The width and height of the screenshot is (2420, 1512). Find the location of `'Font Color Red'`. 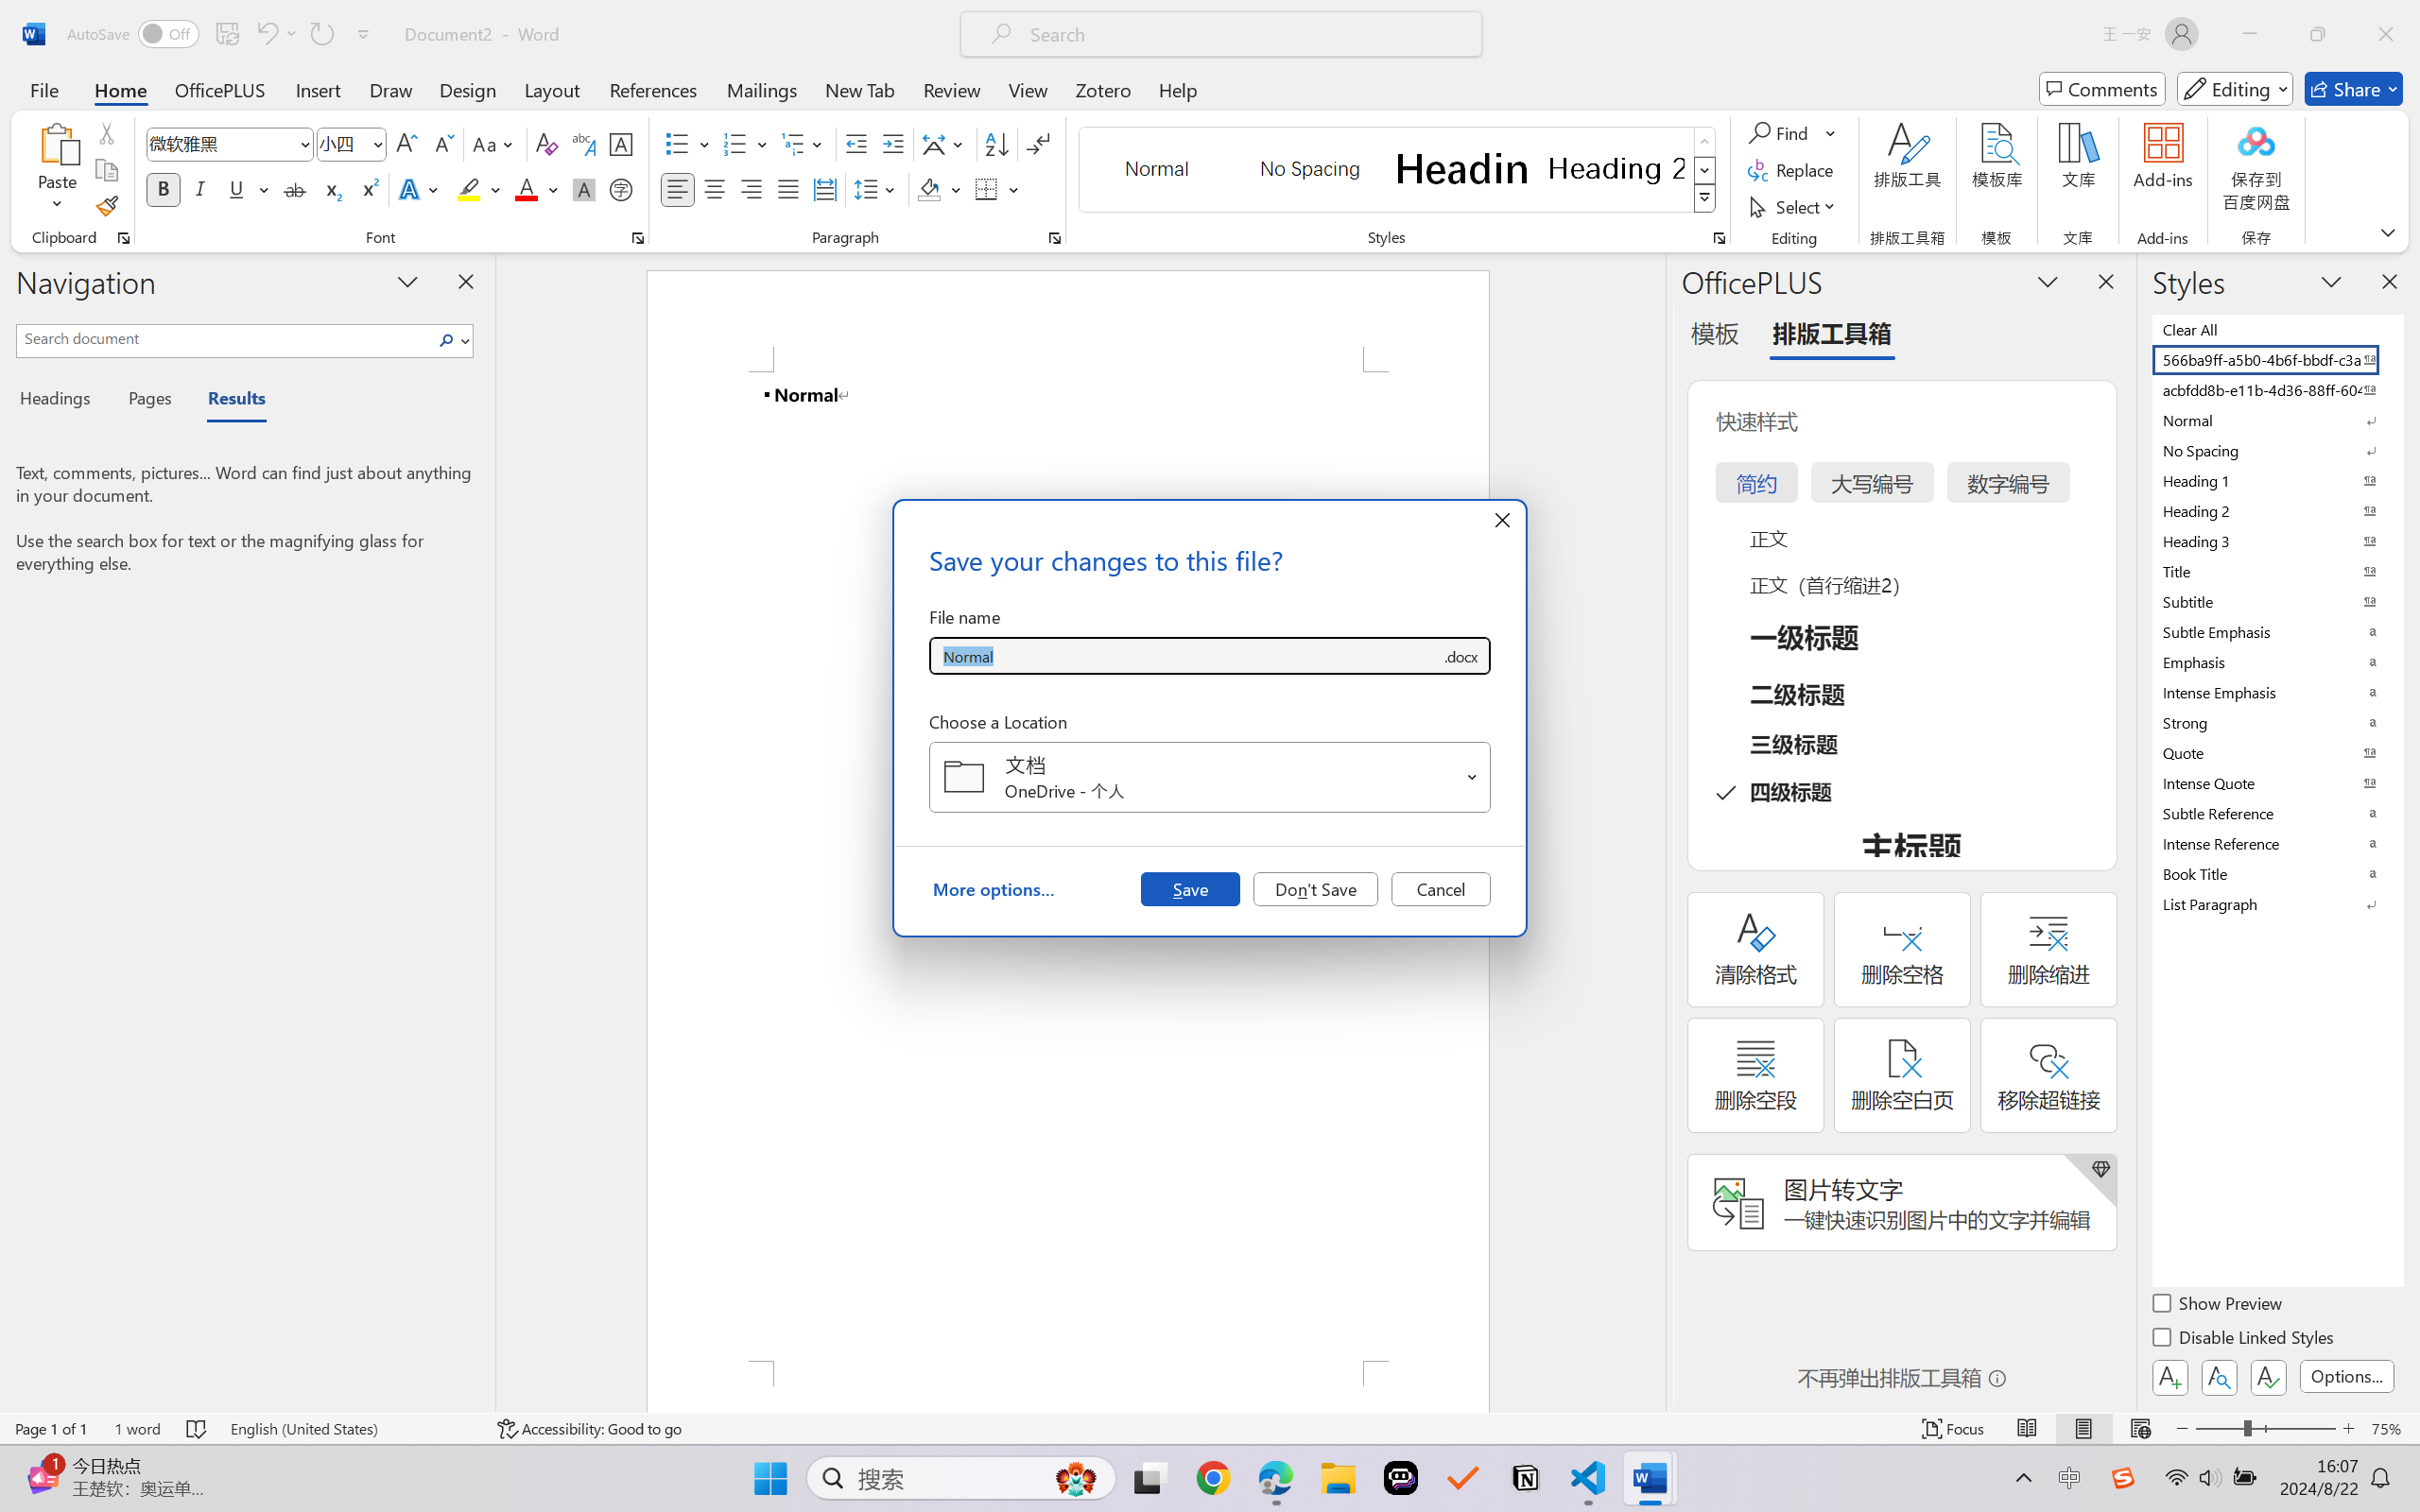

'Font Color Red' is located at coordinates (527, 188).